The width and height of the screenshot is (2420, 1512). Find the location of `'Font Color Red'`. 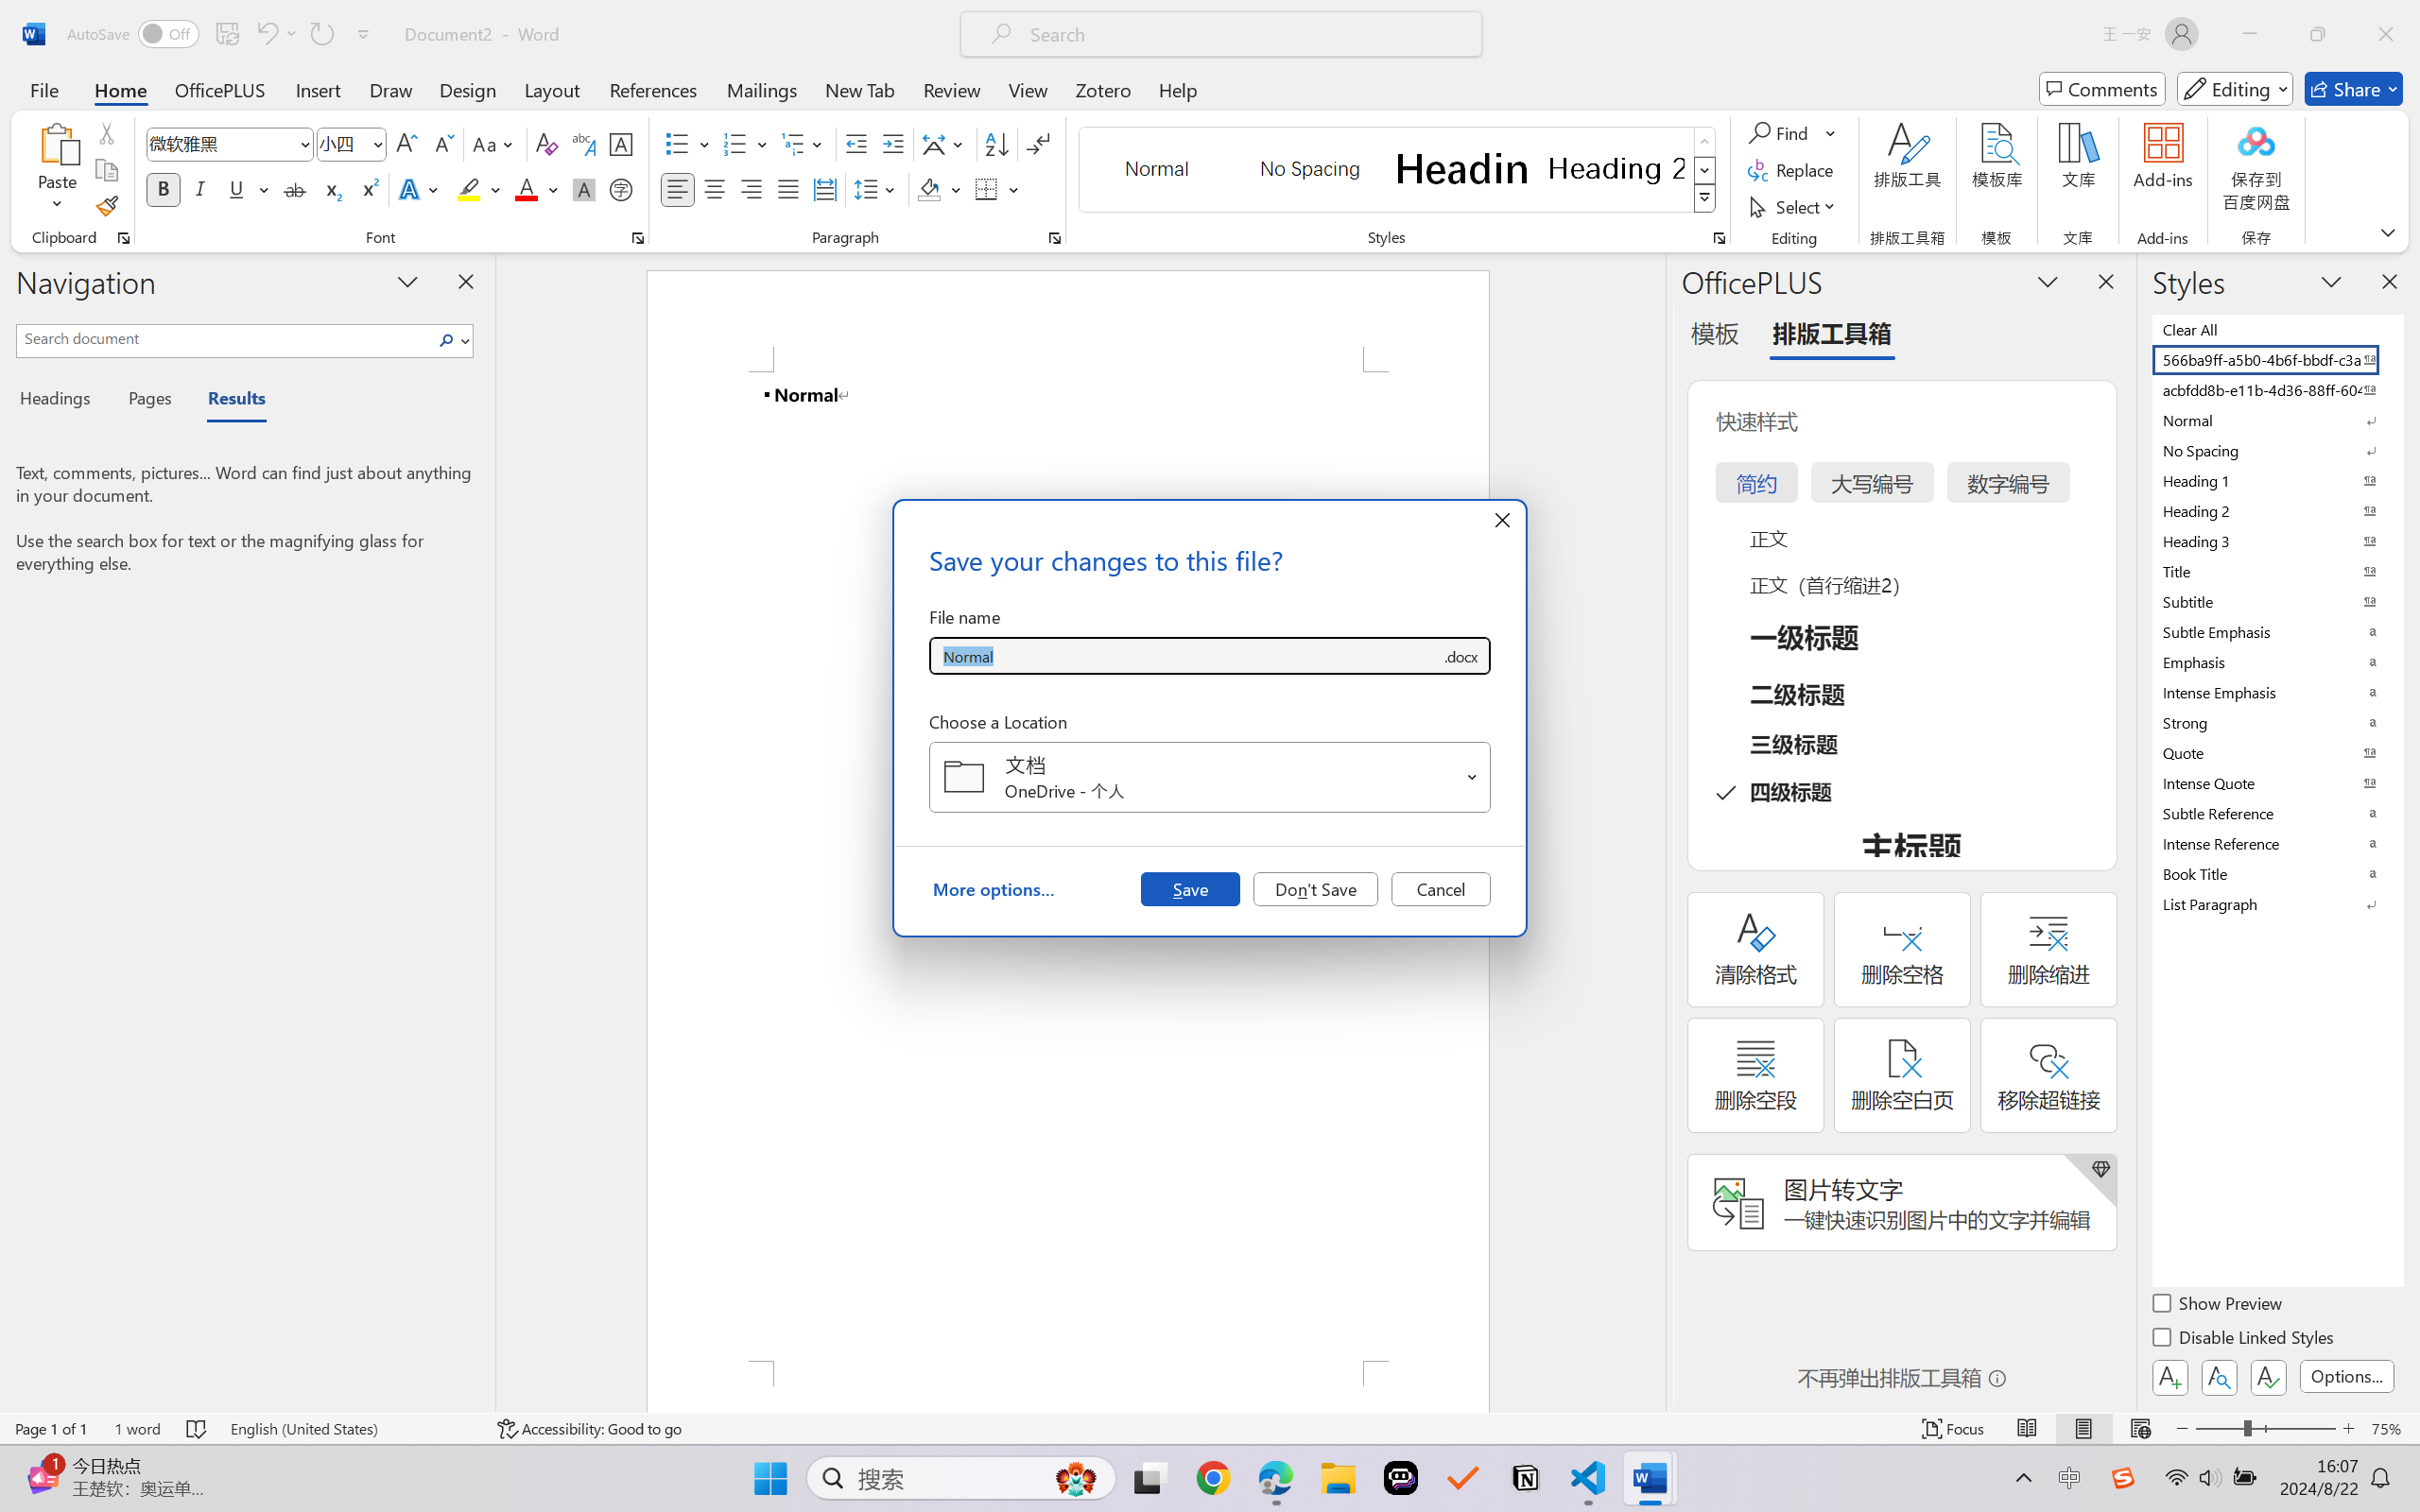

'Font Color Red' is located at coordinates (527, 188).